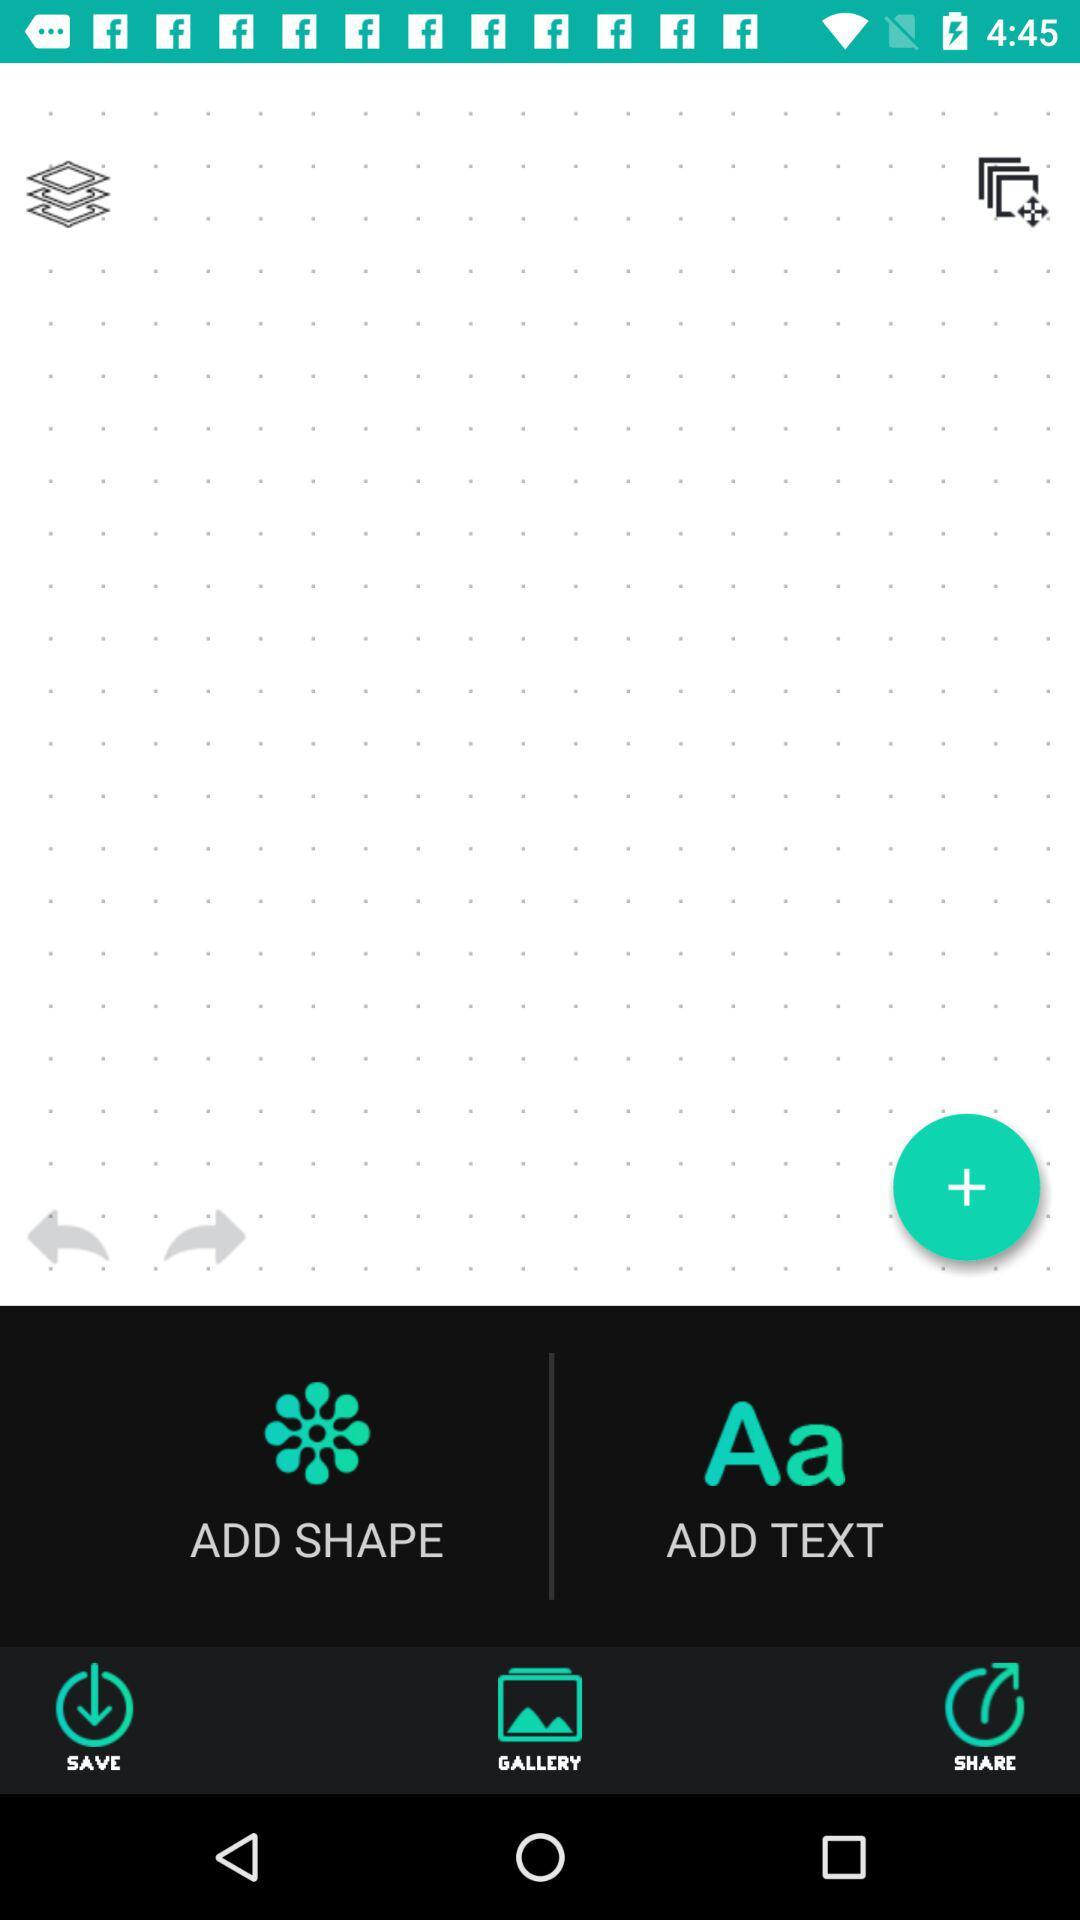 This screenshot has height=1920, width=1080. I want to click on layers, so click(67, 194).